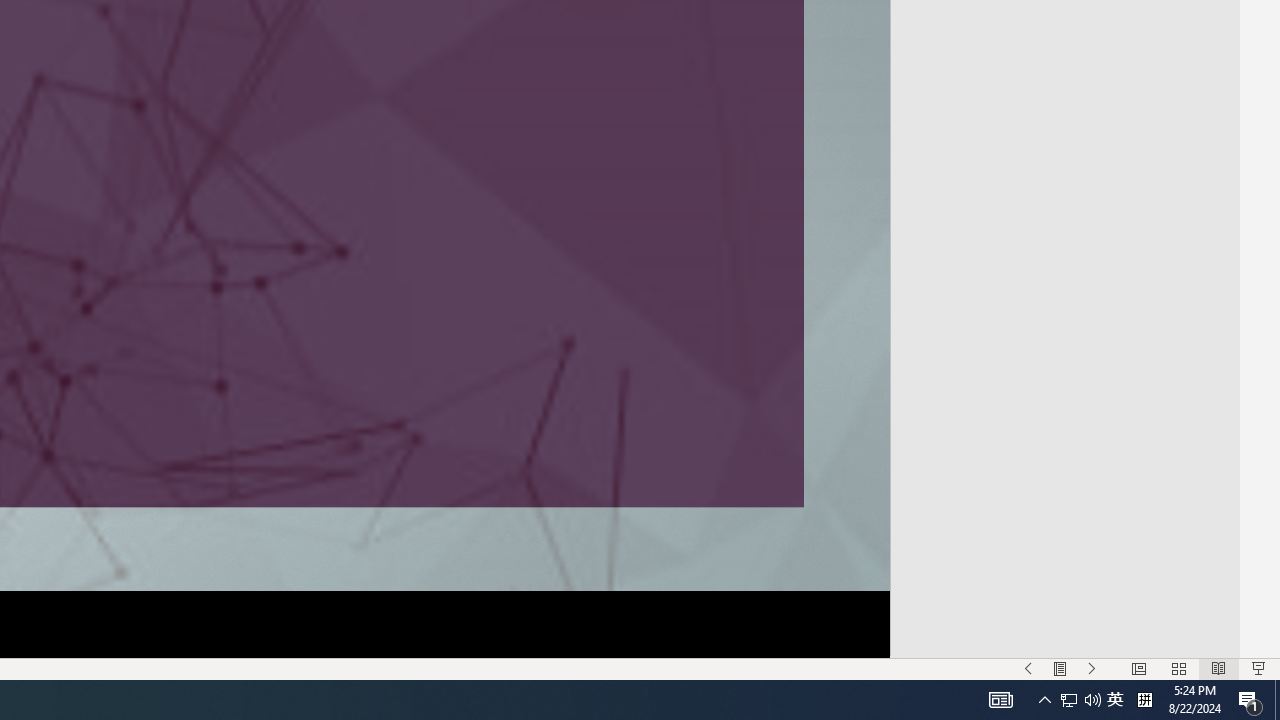 The width and height of the screenshot is (1280, 720). What do you see at coordinates (1091, 669) in the screenshot?
I see `'Slide Show Next On'` at bounding box center [1091, 669].